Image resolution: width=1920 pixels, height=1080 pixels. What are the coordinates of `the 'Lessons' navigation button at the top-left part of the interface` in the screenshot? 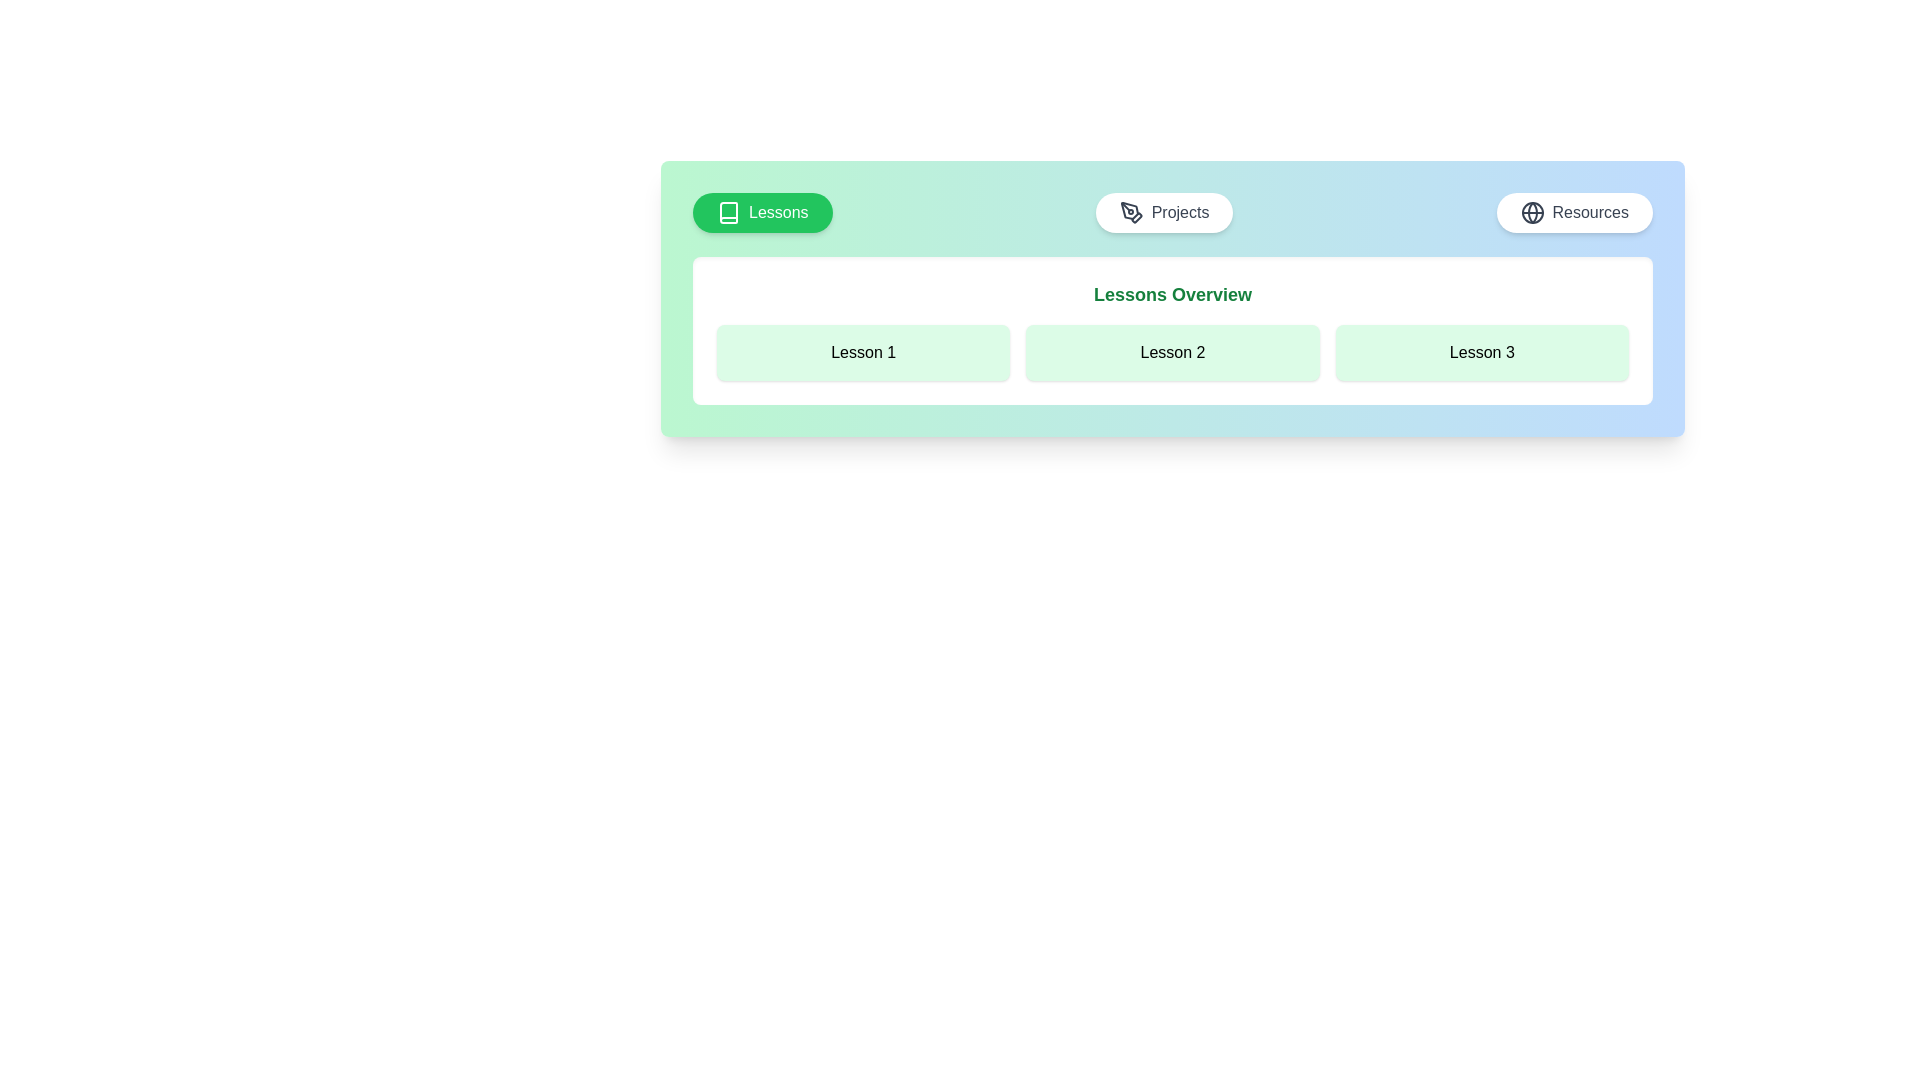 It's located at (761, 212).